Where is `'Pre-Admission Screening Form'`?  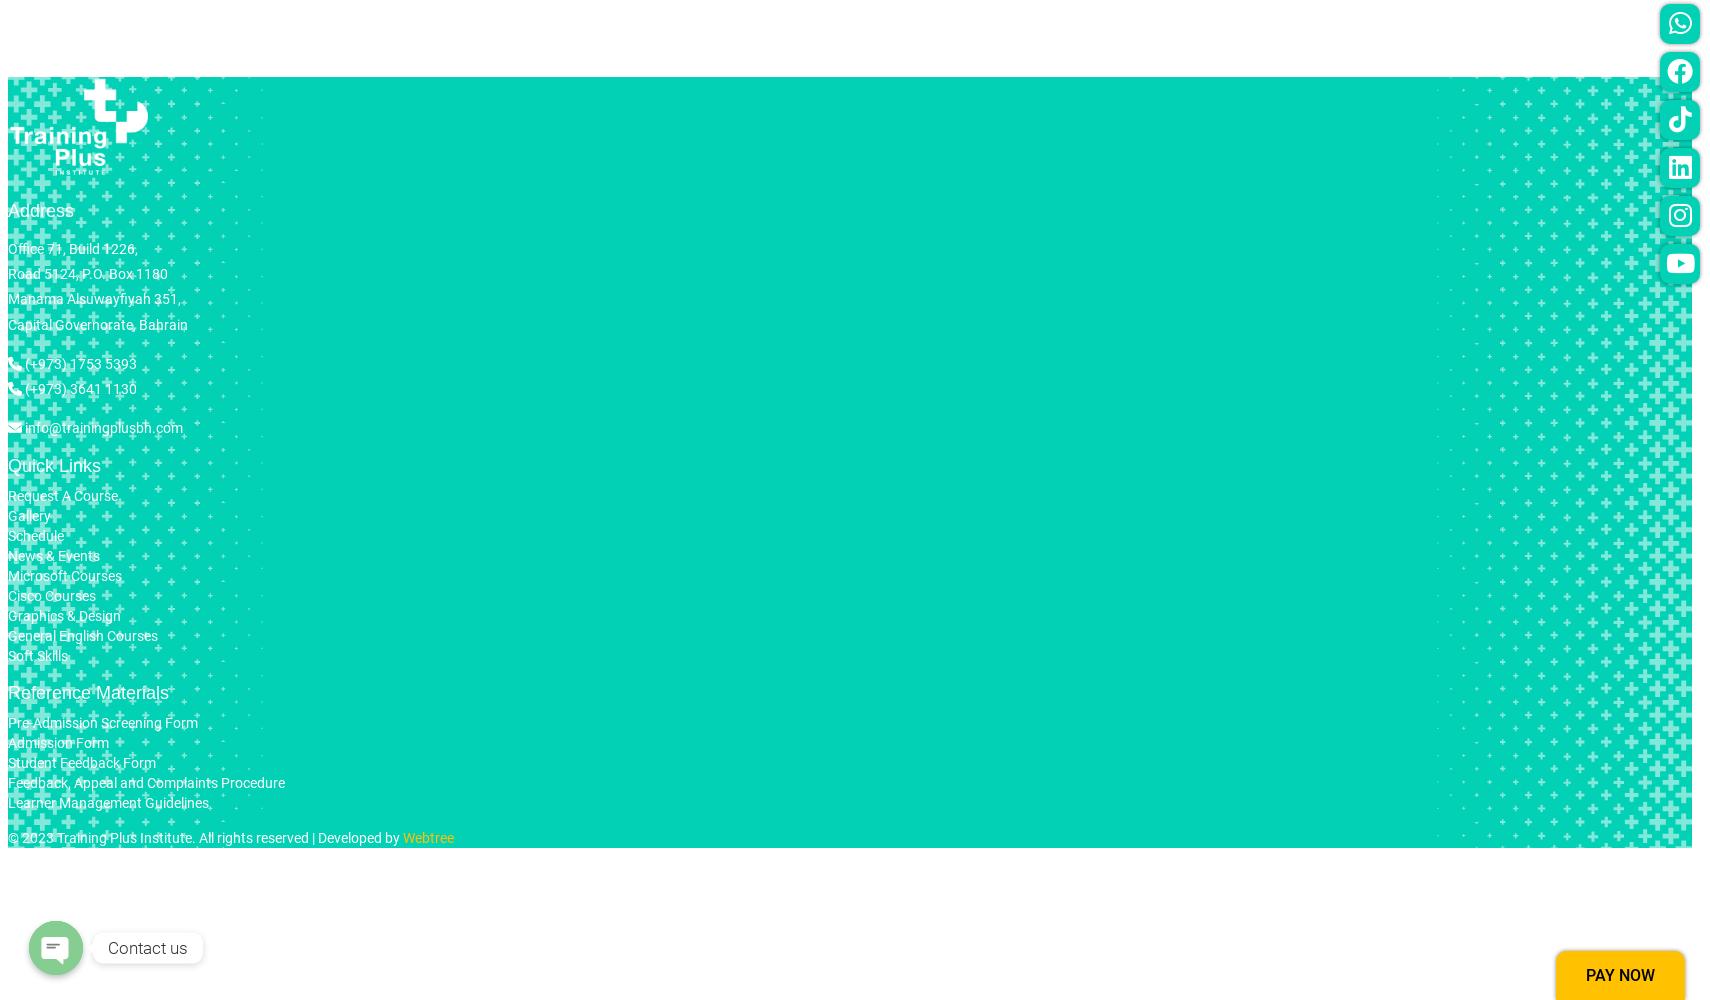 'Pre-Admission Screening Form' is located at coordinates (101, 721).